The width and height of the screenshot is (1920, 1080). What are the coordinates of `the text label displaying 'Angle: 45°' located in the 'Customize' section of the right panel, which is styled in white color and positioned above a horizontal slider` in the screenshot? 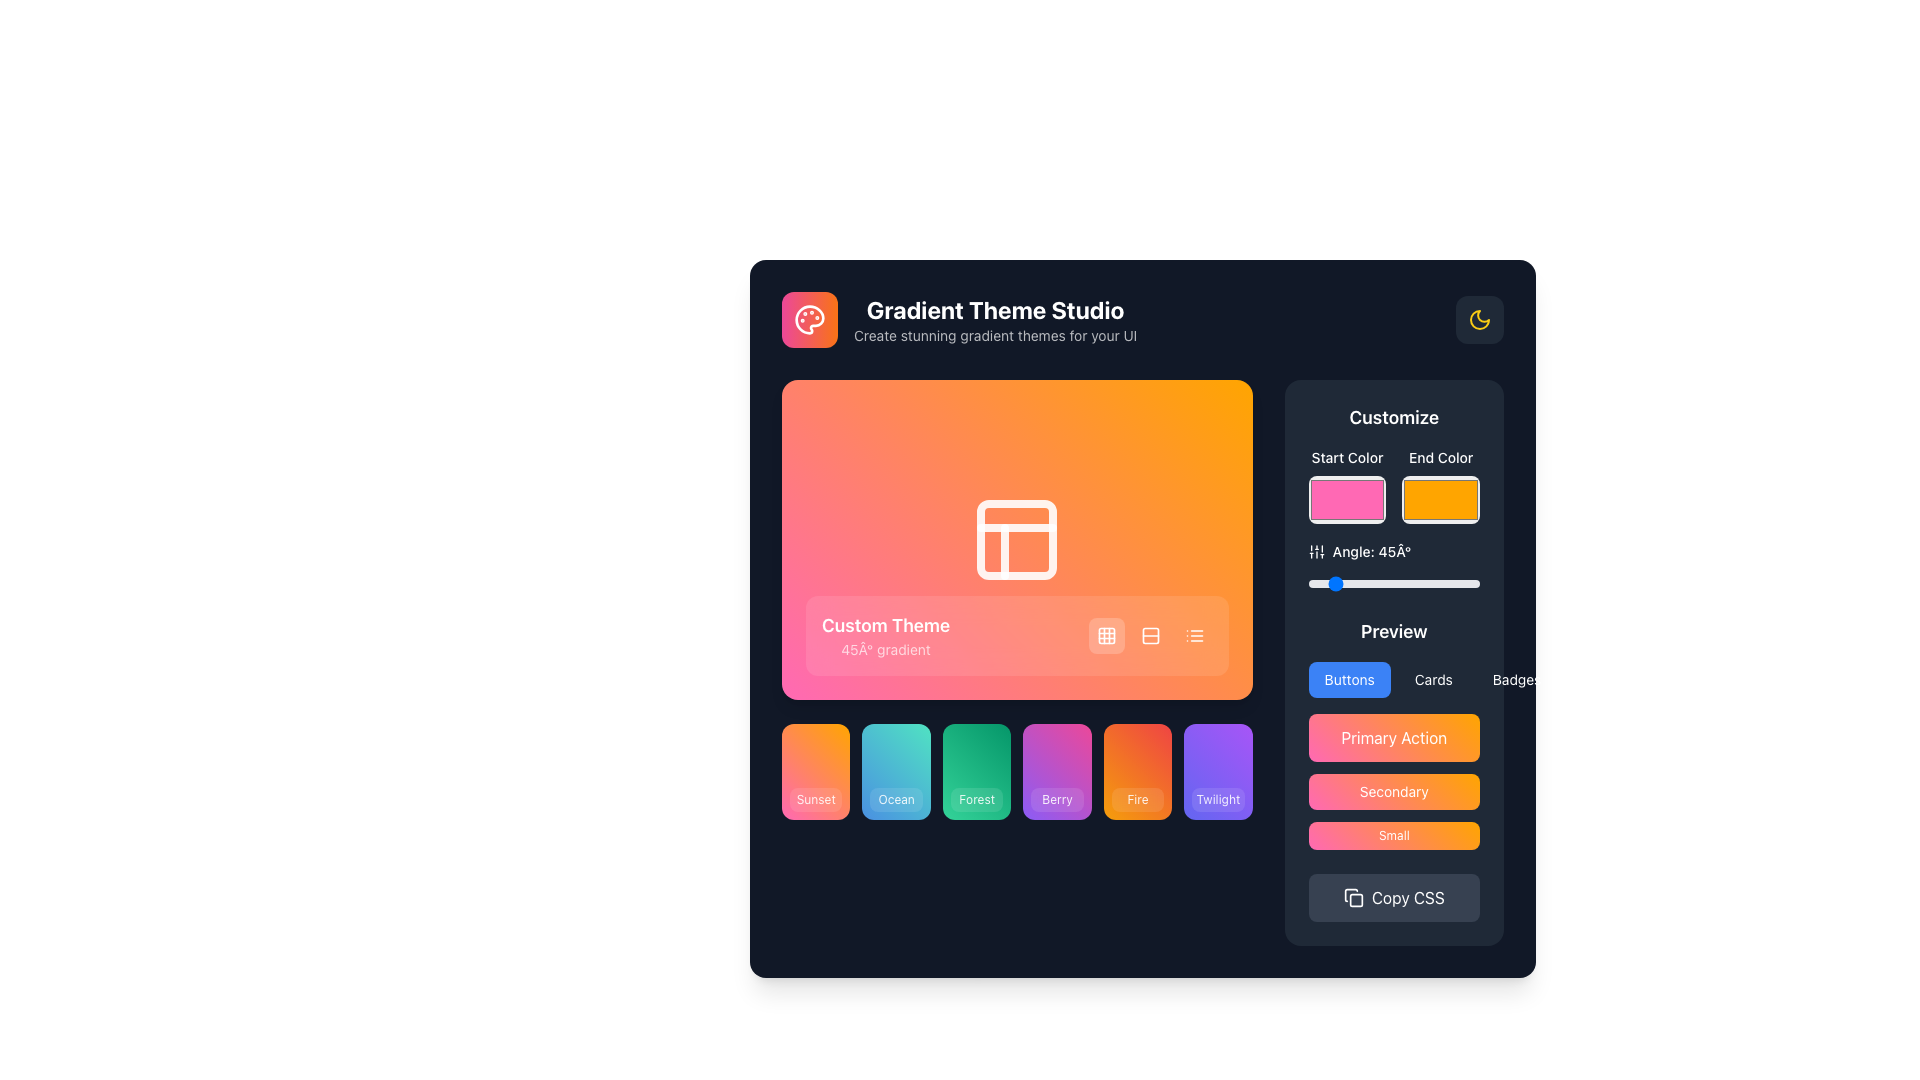 It's located at (1393, 551).